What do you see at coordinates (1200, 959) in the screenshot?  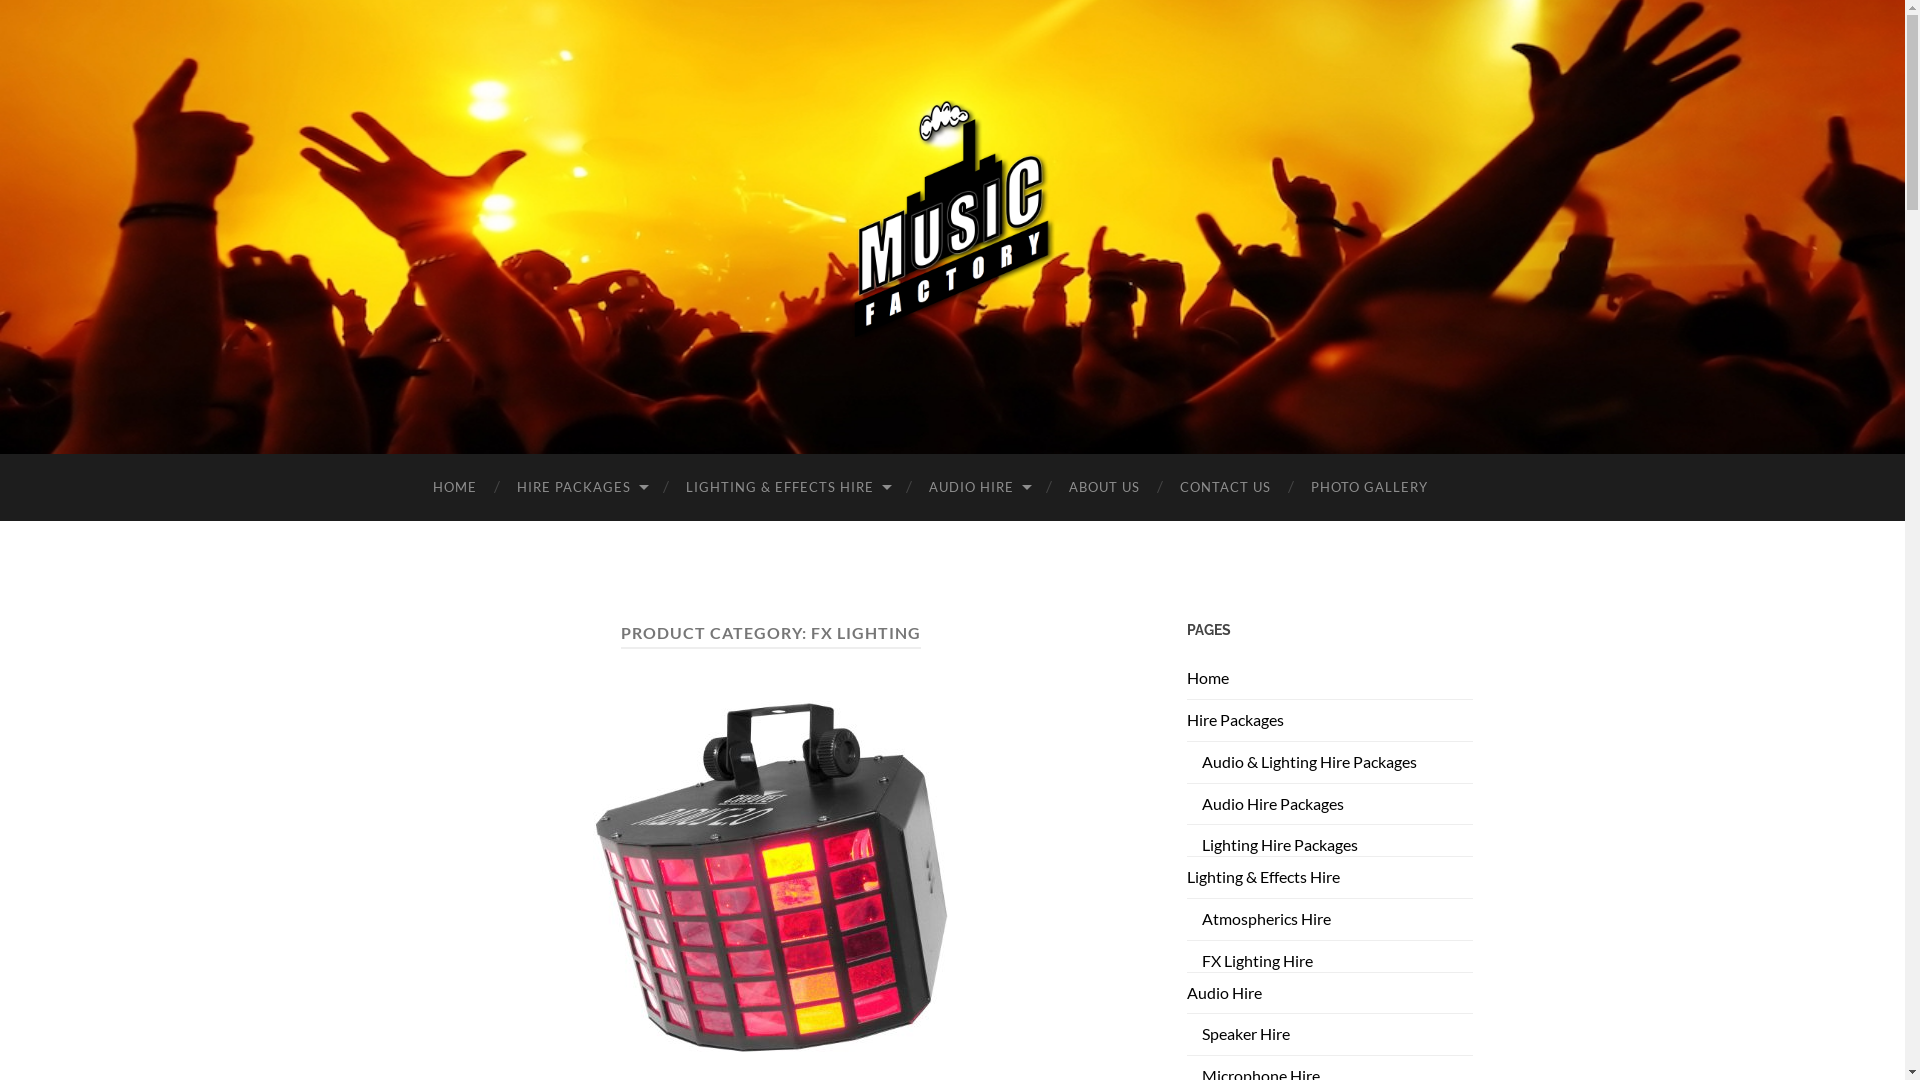 I see `'FX Lighting Hire'` at bounding box center [1200, 959].